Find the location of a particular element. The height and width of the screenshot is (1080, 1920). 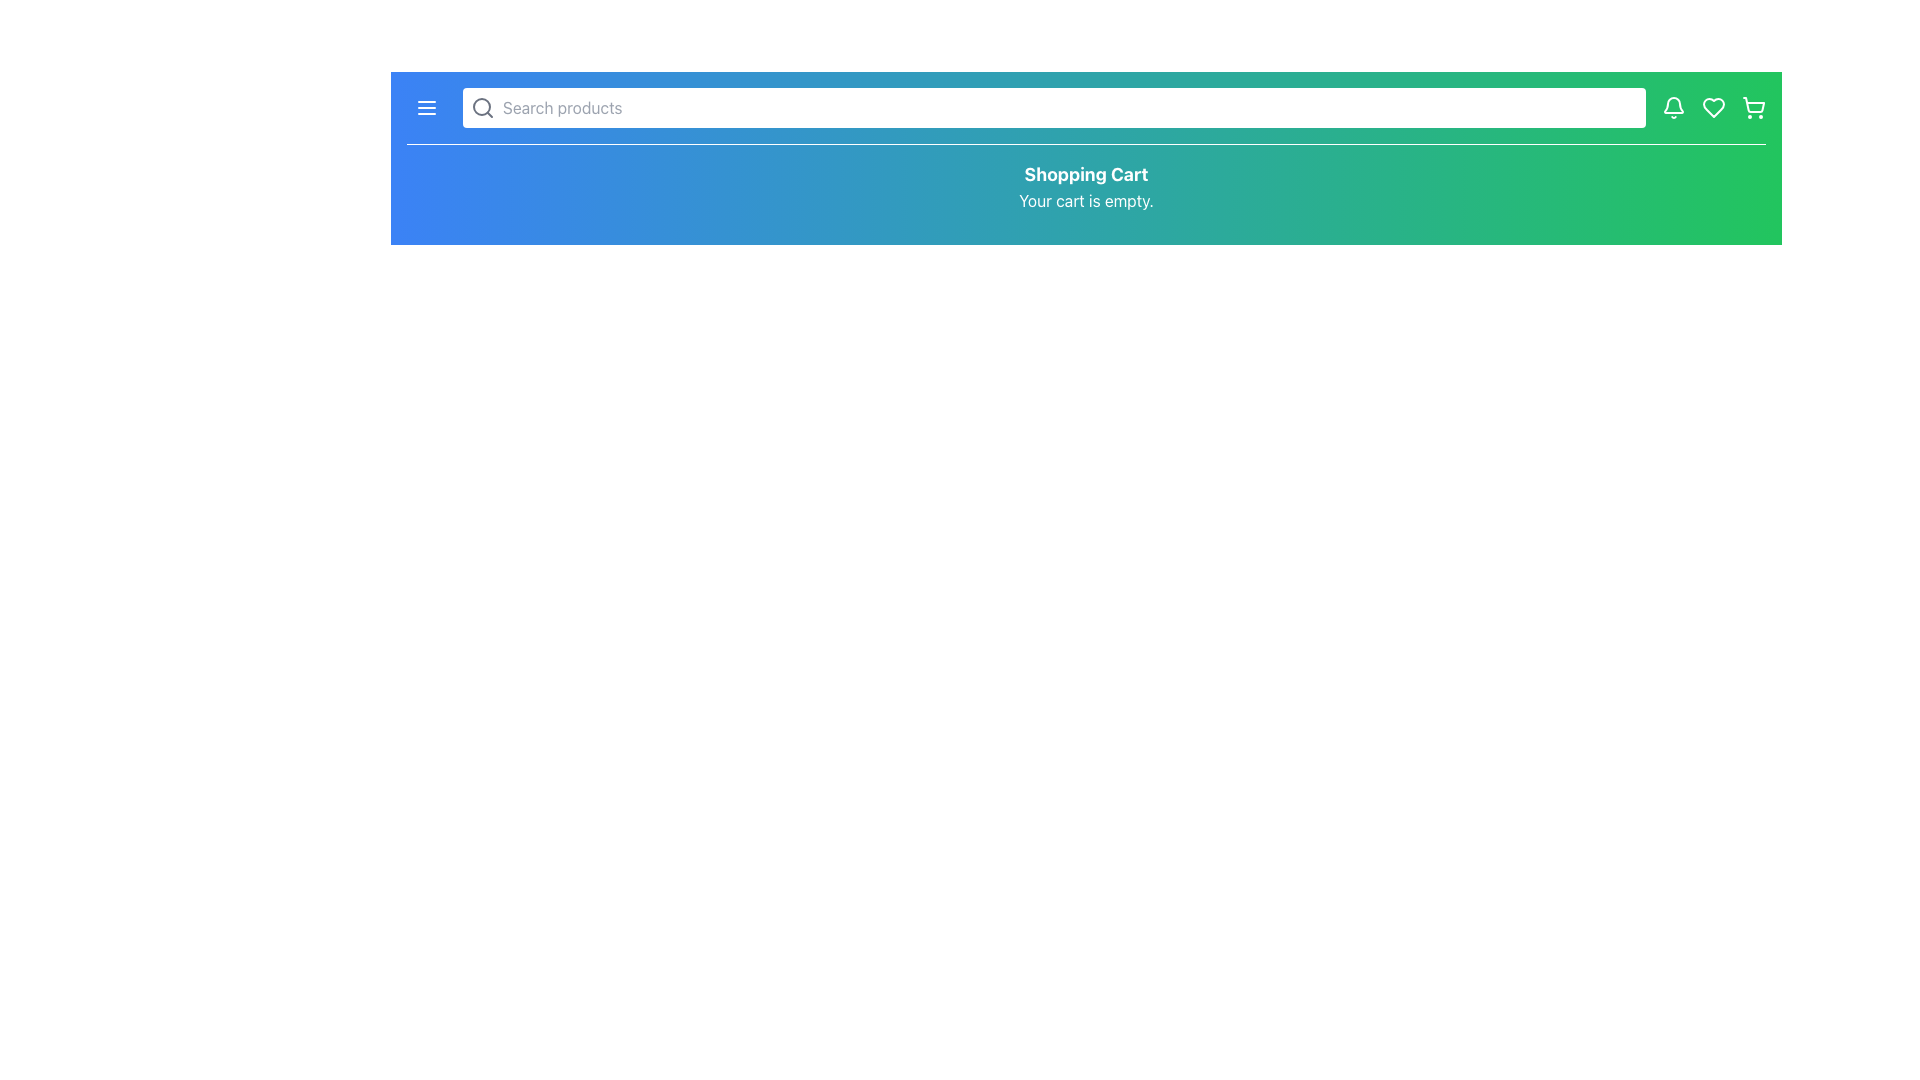

the search SVG icon located at the top-left corner of the search bar, which indicates the search functionality is located at coordinates (483, 108).